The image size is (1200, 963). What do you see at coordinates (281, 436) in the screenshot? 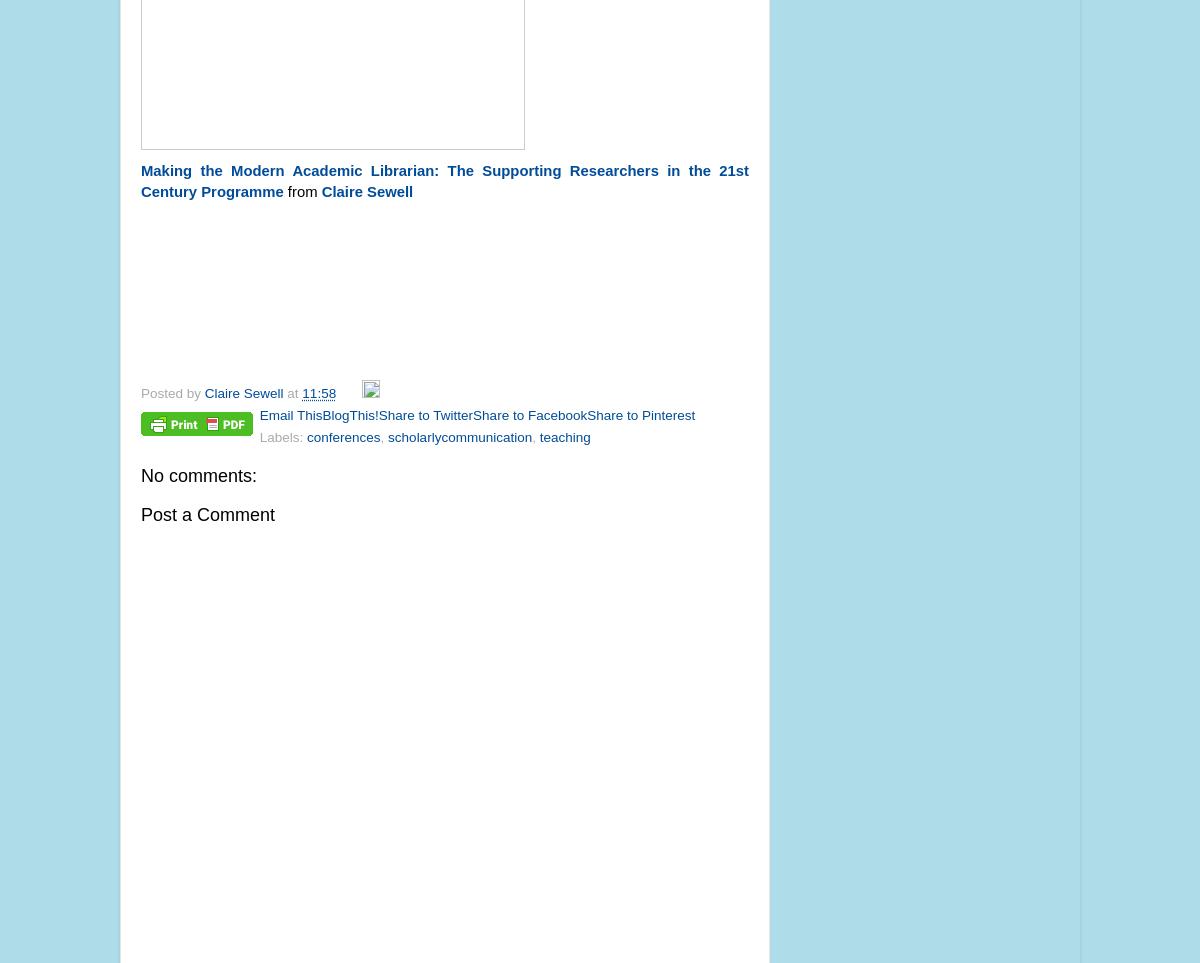
I see `'Labels:'` at bounding box center [281, 436].